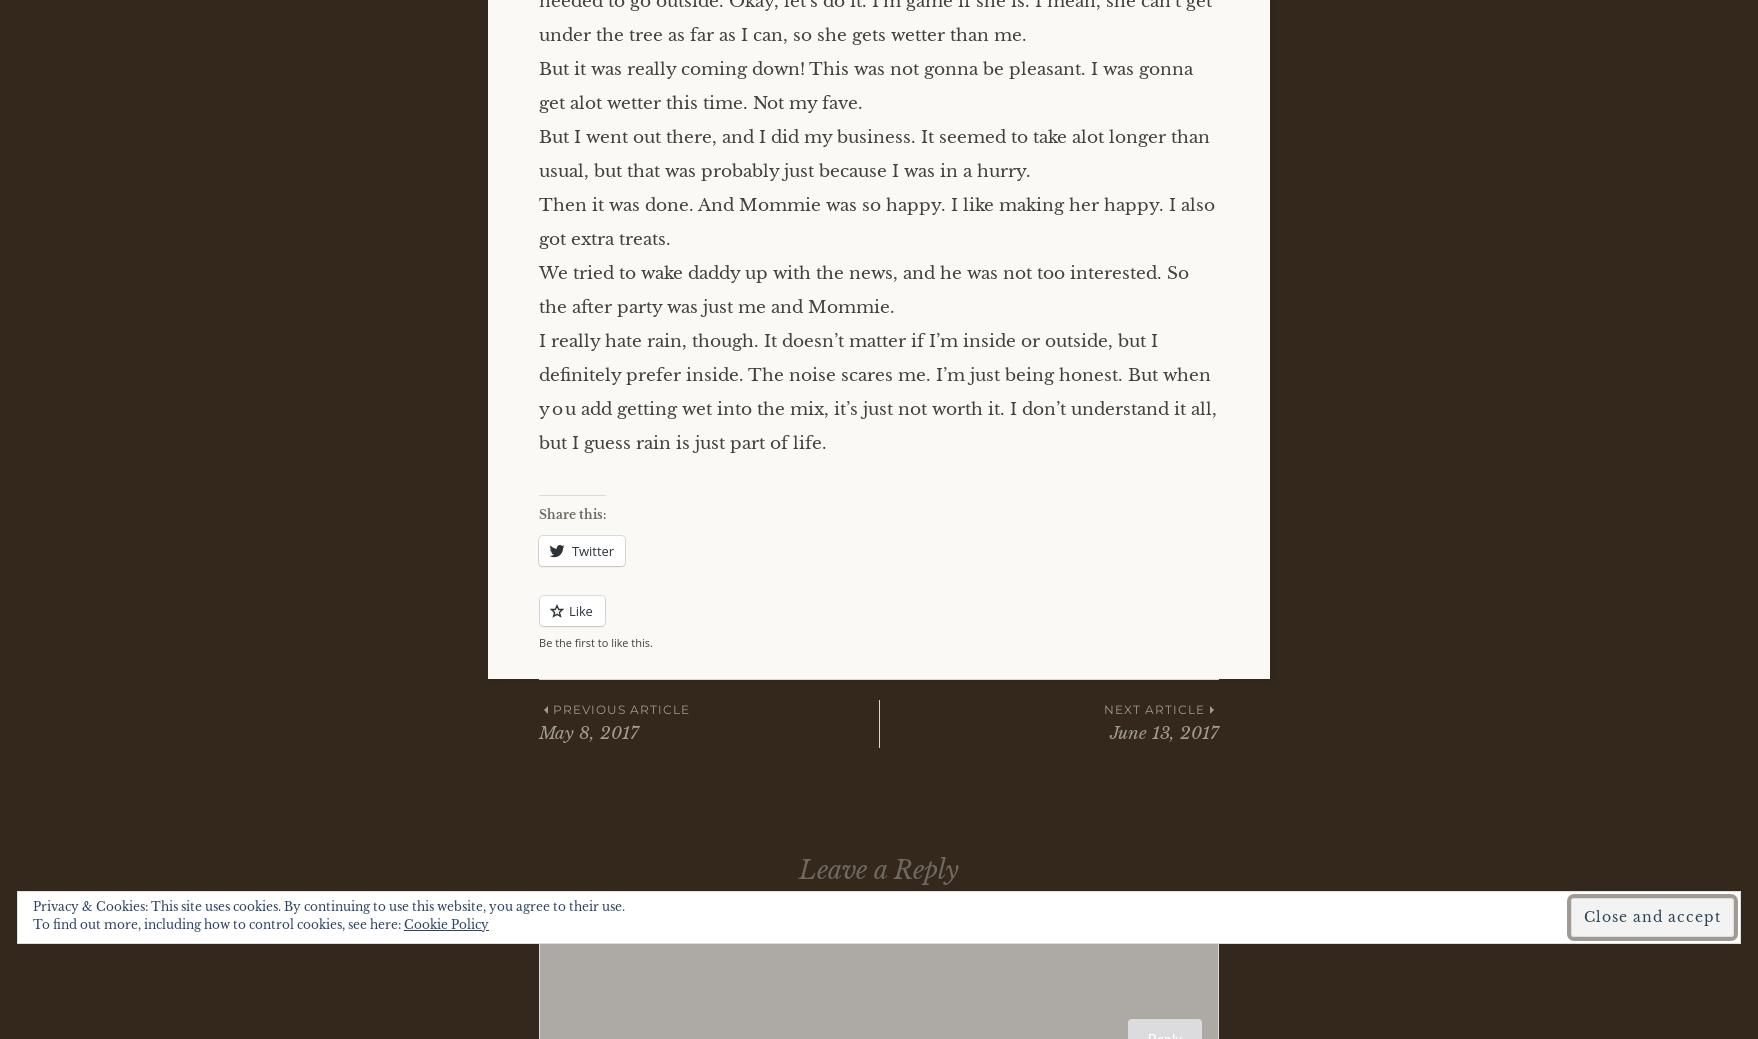 The height and width of the screenshot is (1039, 1758). What do you see at coordinates (538, 152) in the screenshot?
I see `'But I went out there, and I did my business. It seemed to take alot longer than usual, but that was probably just because I was in a hurry.'` at bounding box center [538, 152].